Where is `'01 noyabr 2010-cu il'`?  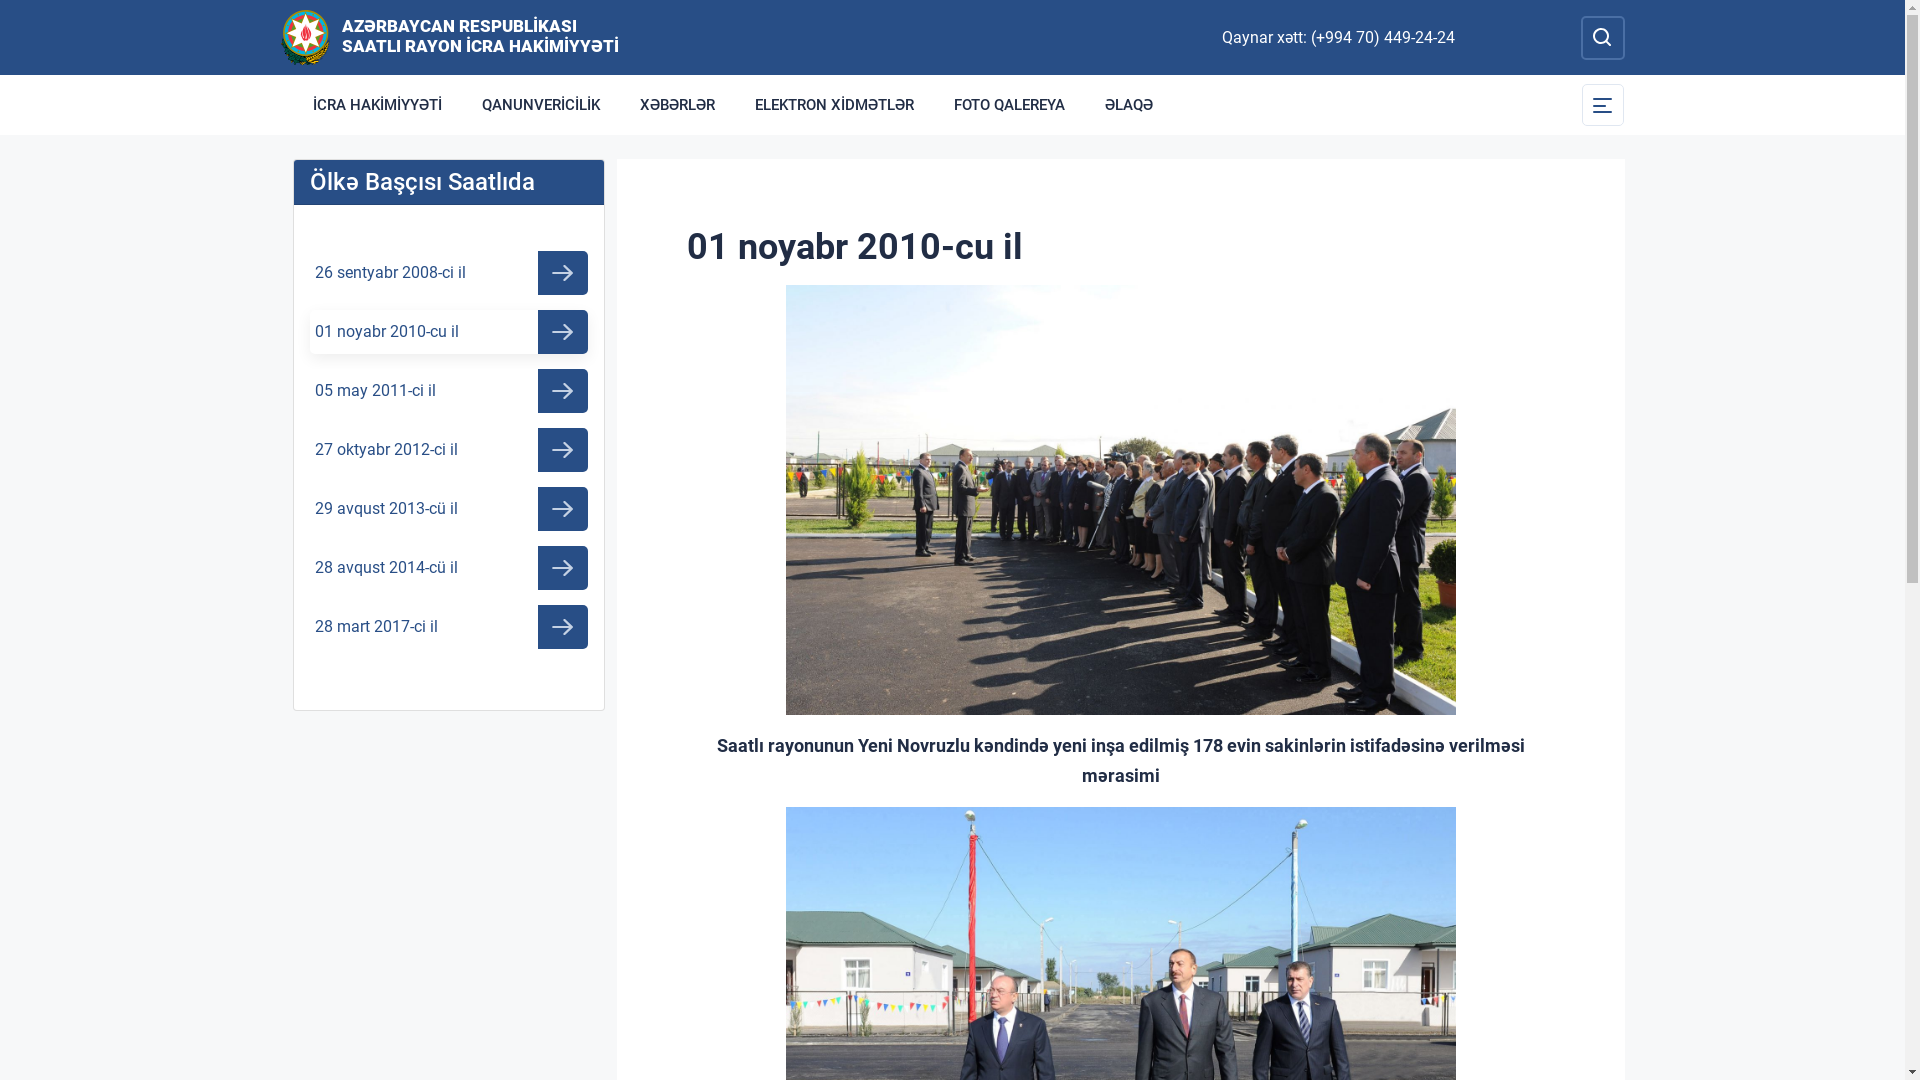 '01 noyabr 2010-cu il' is located at coordinates (448, 330).